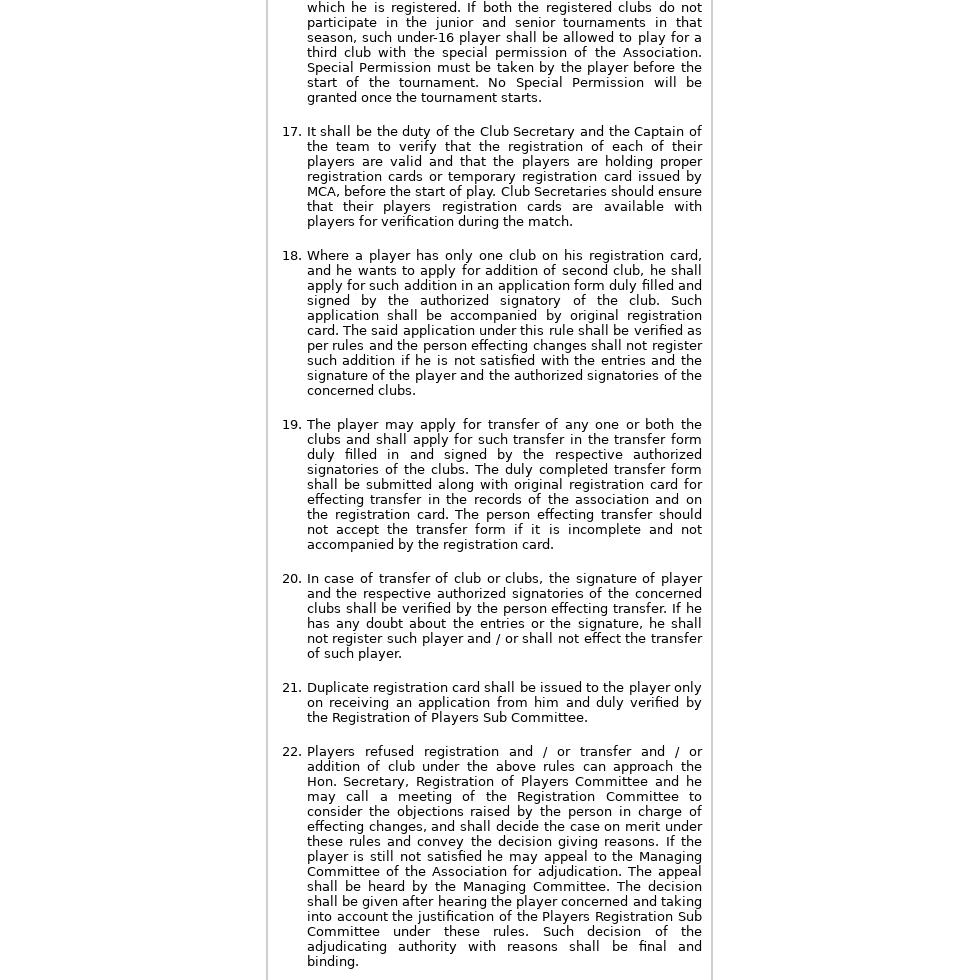  What do you see at coordinates (290, 578) in the screenshot?
I see `'20.'` at bounding box center [290, 578].